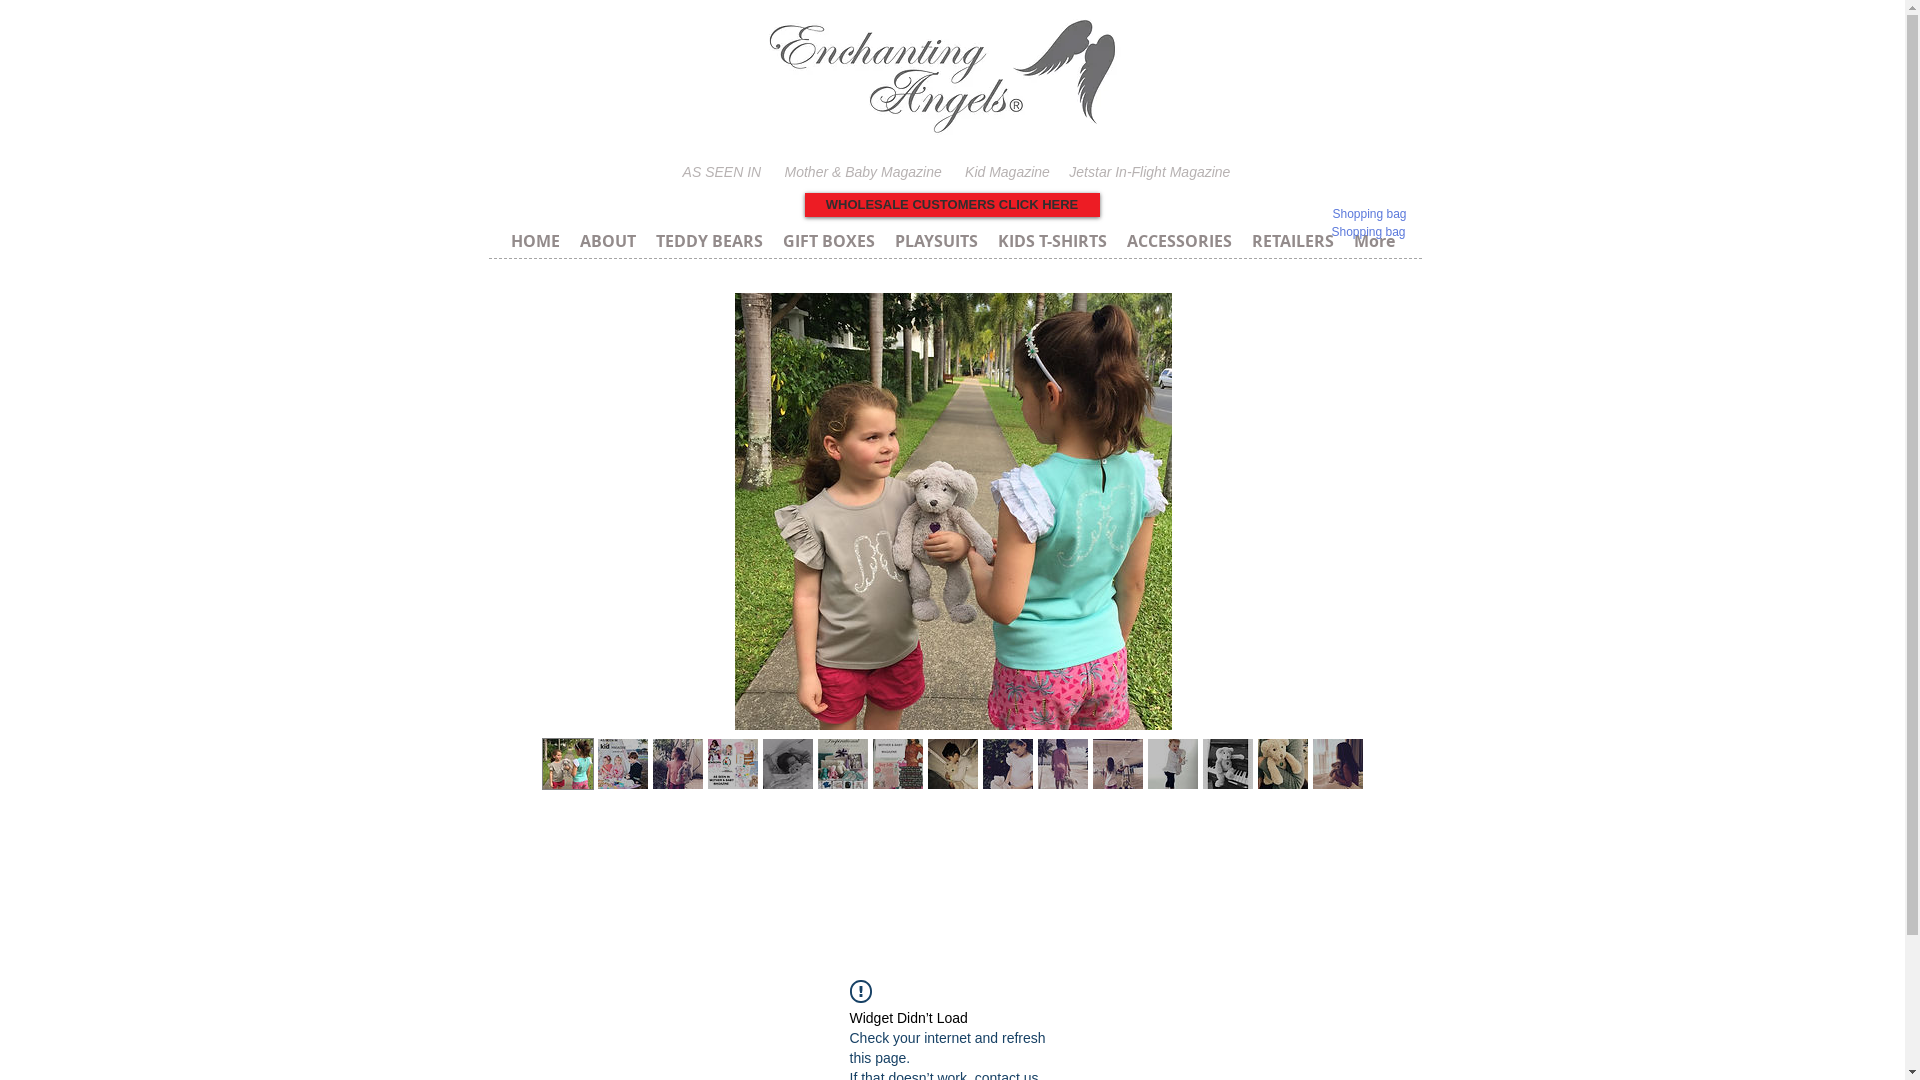 The width and height of the screenshot is (1920, 1080). Describe the element at coordinates (534, 238) in the screenshot. I see `'HOME'` at that location.